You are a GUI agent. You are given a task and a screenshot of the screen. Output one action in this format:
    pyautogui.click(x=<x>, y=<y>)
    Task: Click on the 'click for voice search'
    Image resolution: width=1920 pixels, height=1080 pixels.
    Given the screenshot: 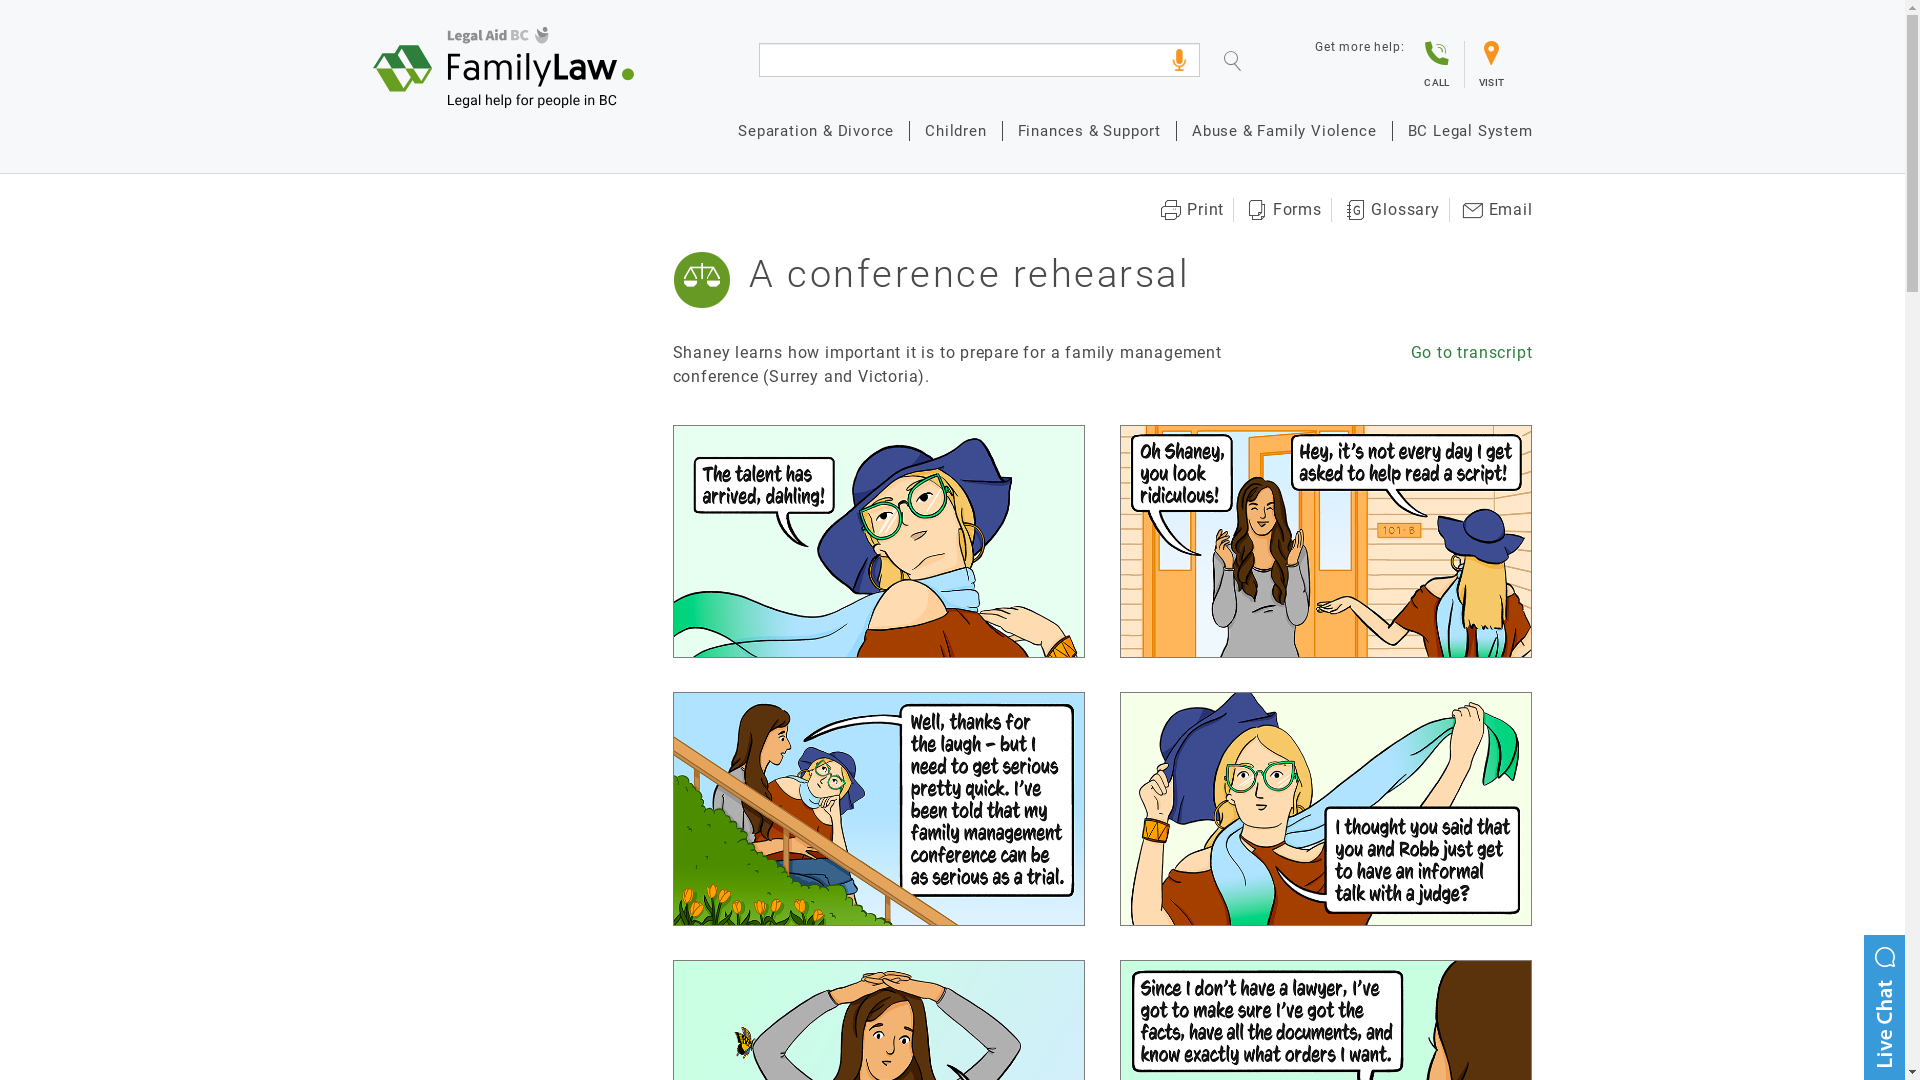 What is the action you would take?
    pyautogui.click(x=1179, y=59)
    